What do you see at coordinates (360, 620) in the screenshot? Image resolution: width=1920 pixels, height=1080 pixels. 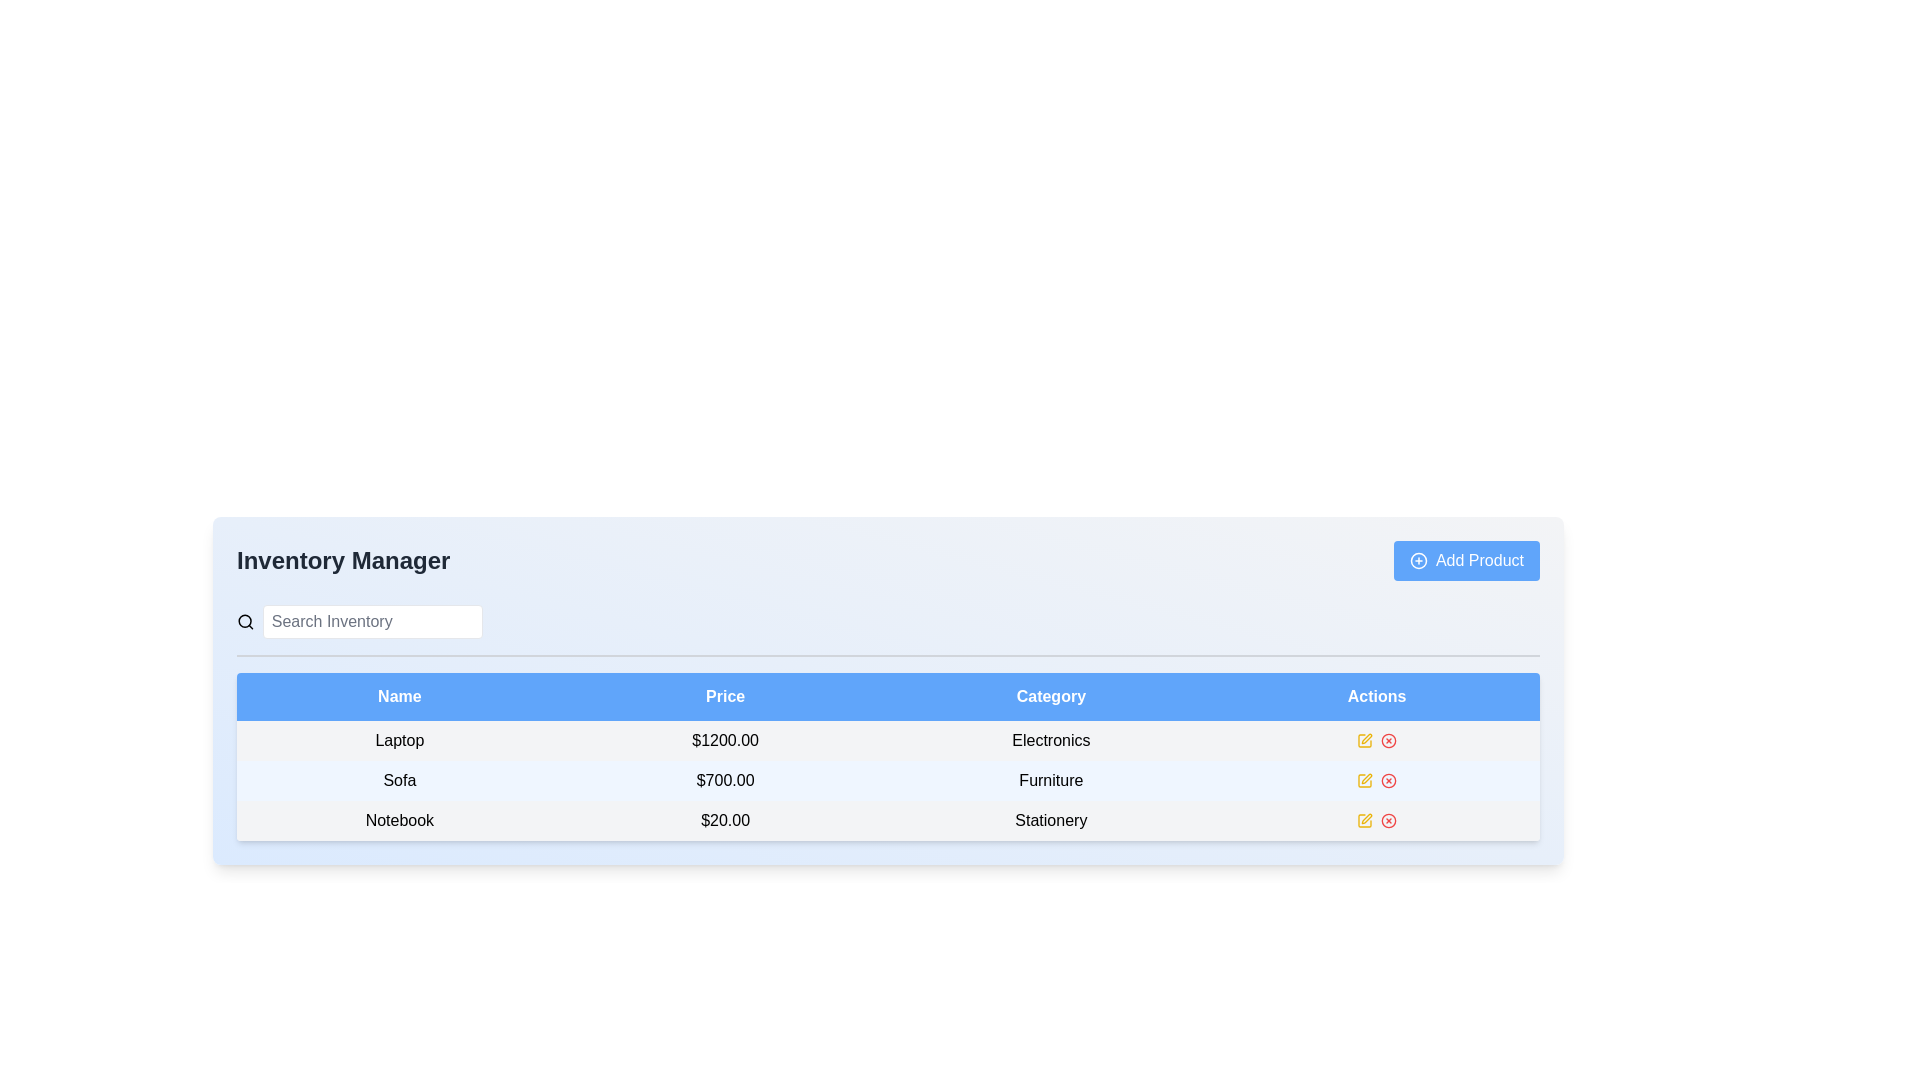 I see `the search input box located beneath the 'Inventory Manager' header` at bounding box center [360, 620].